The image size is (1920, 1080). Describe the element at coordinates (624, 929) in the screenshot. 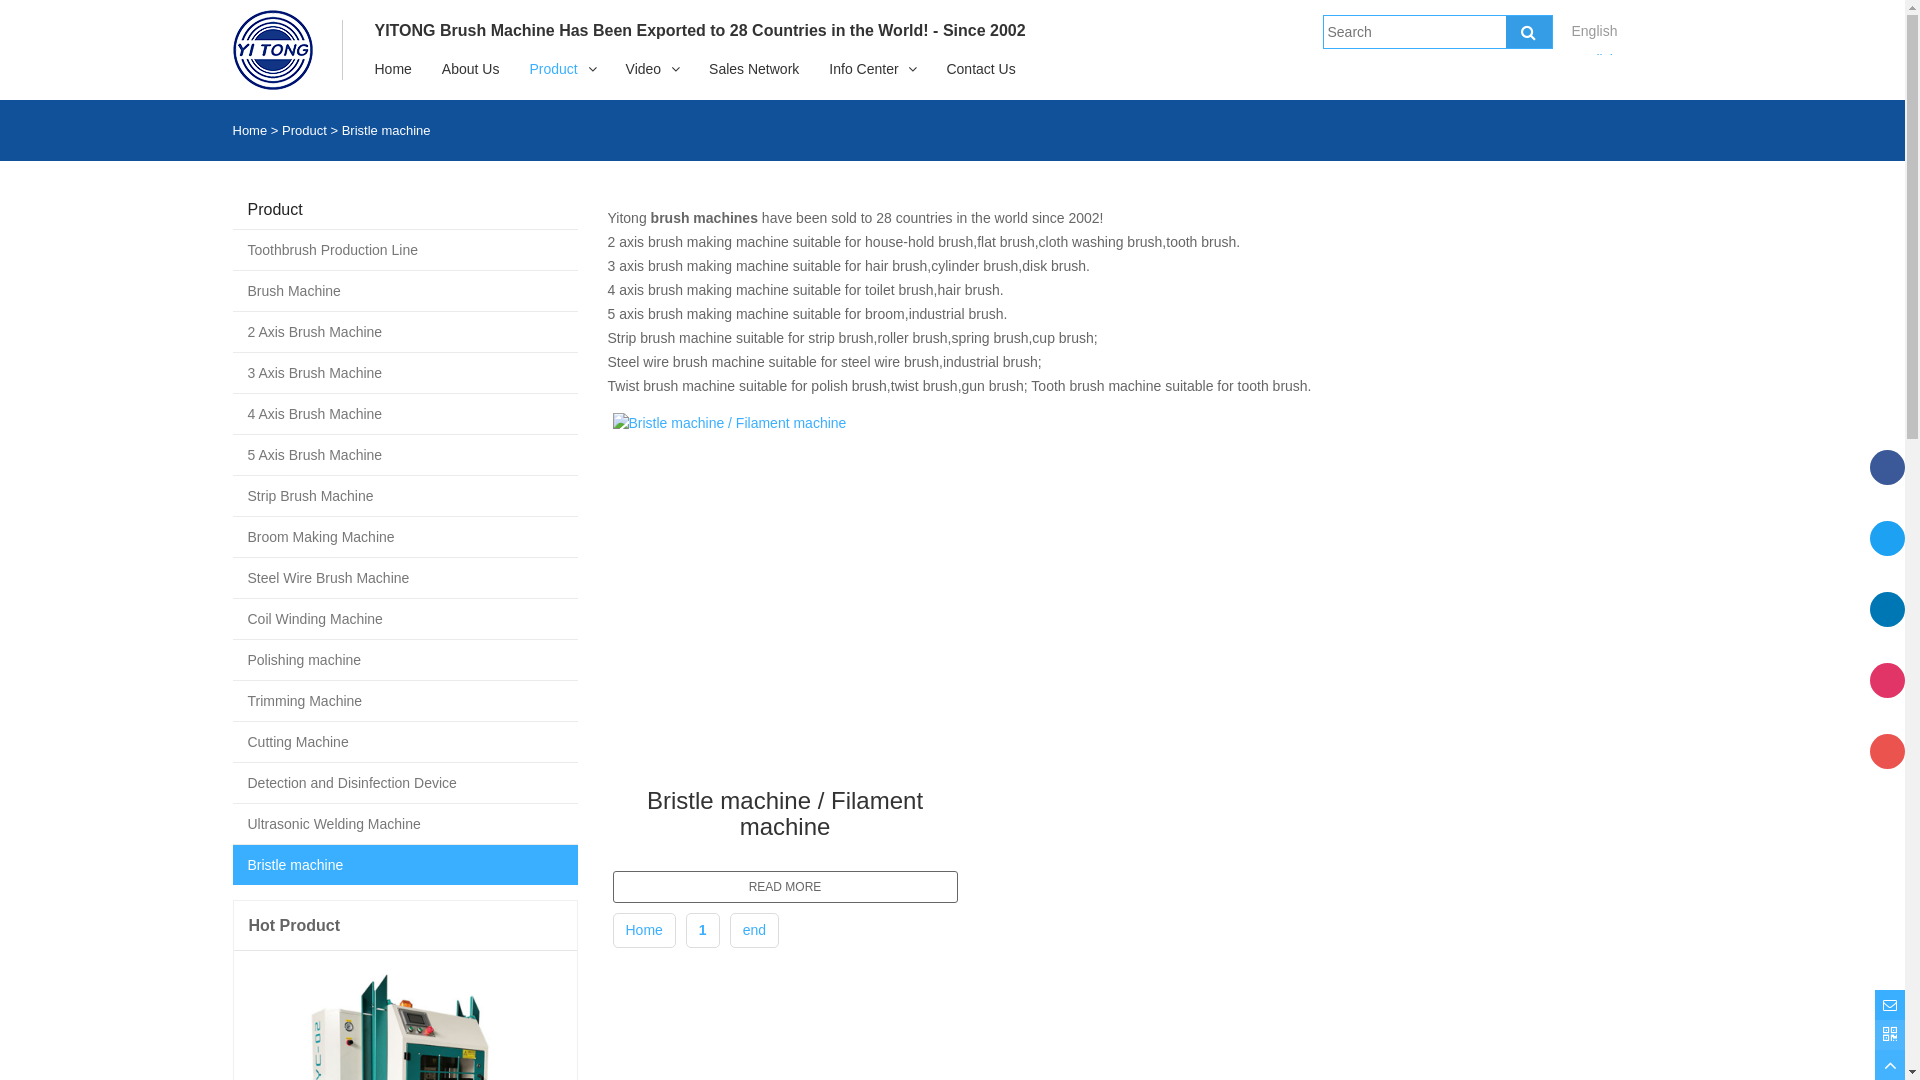

I see `'Home'` at that location.